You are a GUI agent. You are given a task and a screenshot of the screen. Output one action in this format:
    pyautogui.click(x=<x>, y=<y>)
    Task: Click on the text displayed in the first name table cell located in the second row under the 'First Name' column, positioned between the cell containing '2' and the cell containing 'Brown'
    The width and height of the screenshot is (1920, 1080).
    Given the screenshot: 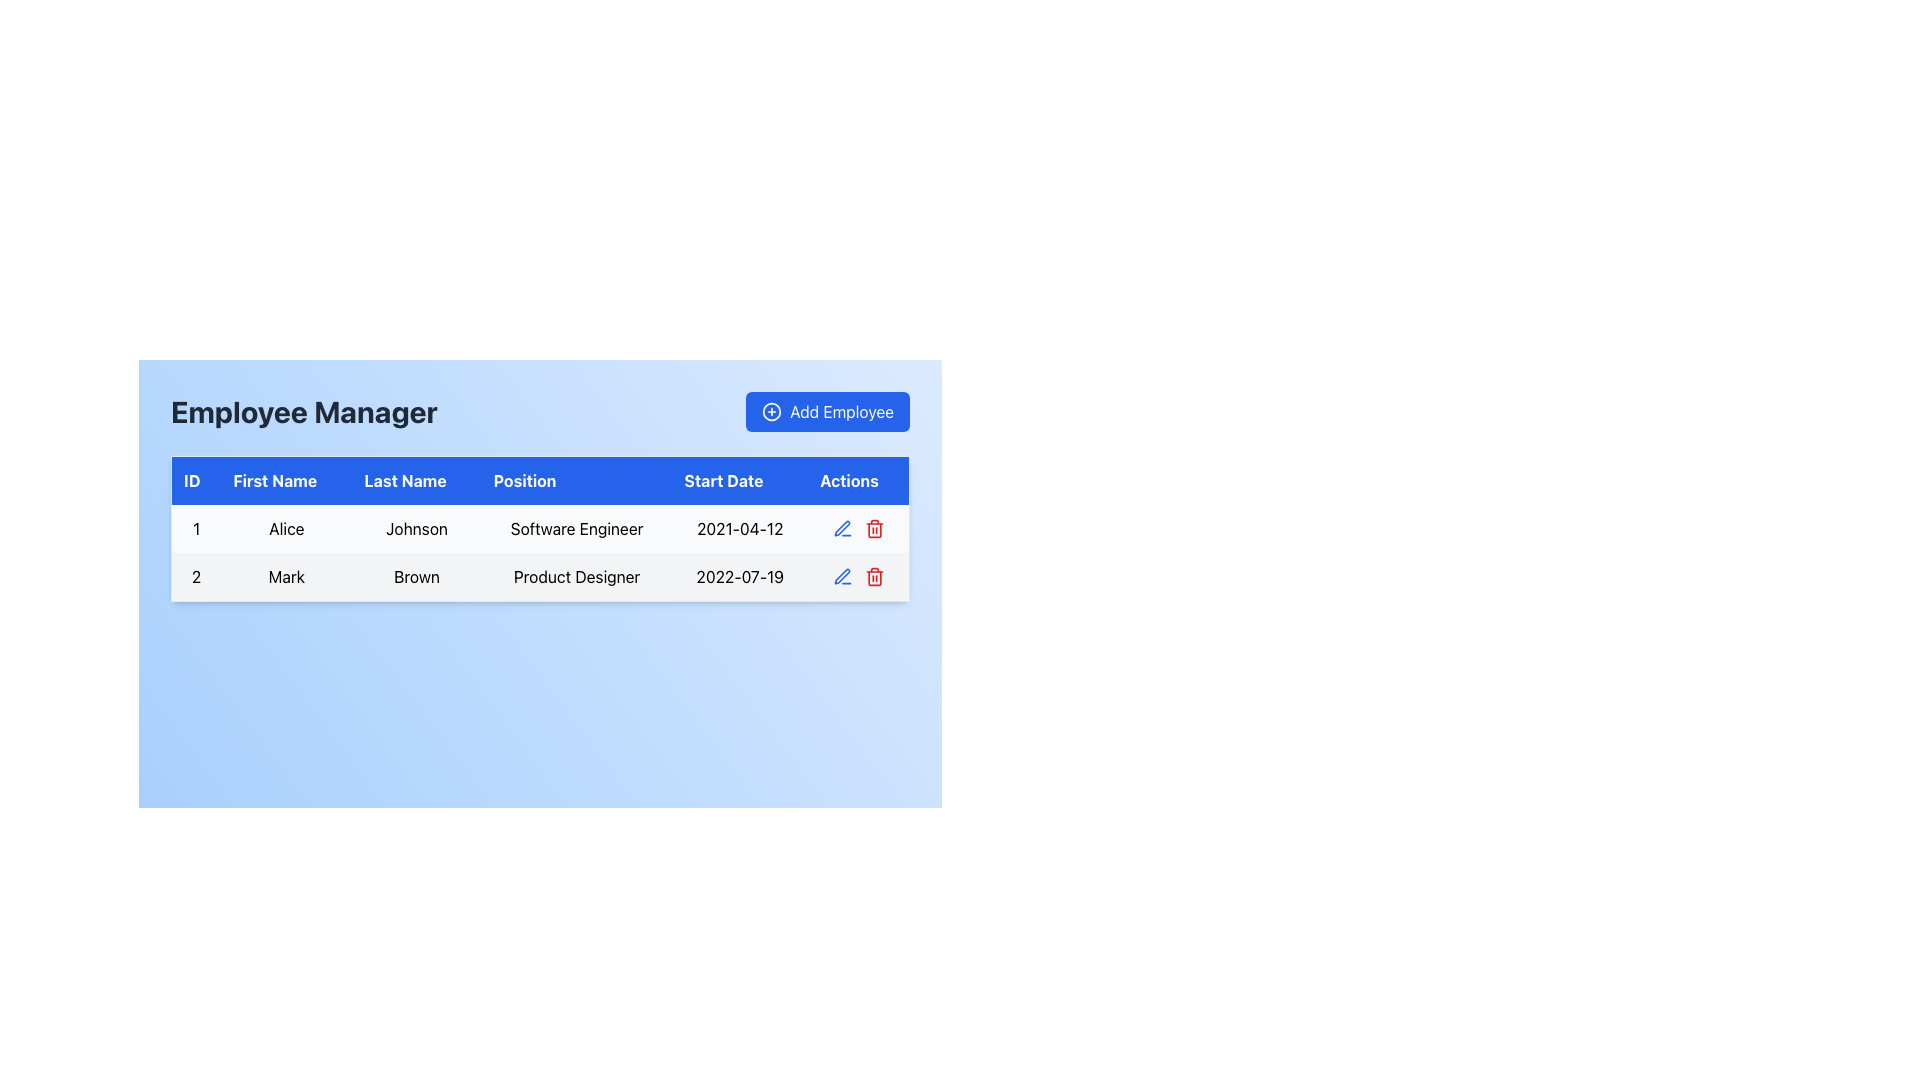 What is the action you would take?
    pyautogui.click(x=285, y=577)
    